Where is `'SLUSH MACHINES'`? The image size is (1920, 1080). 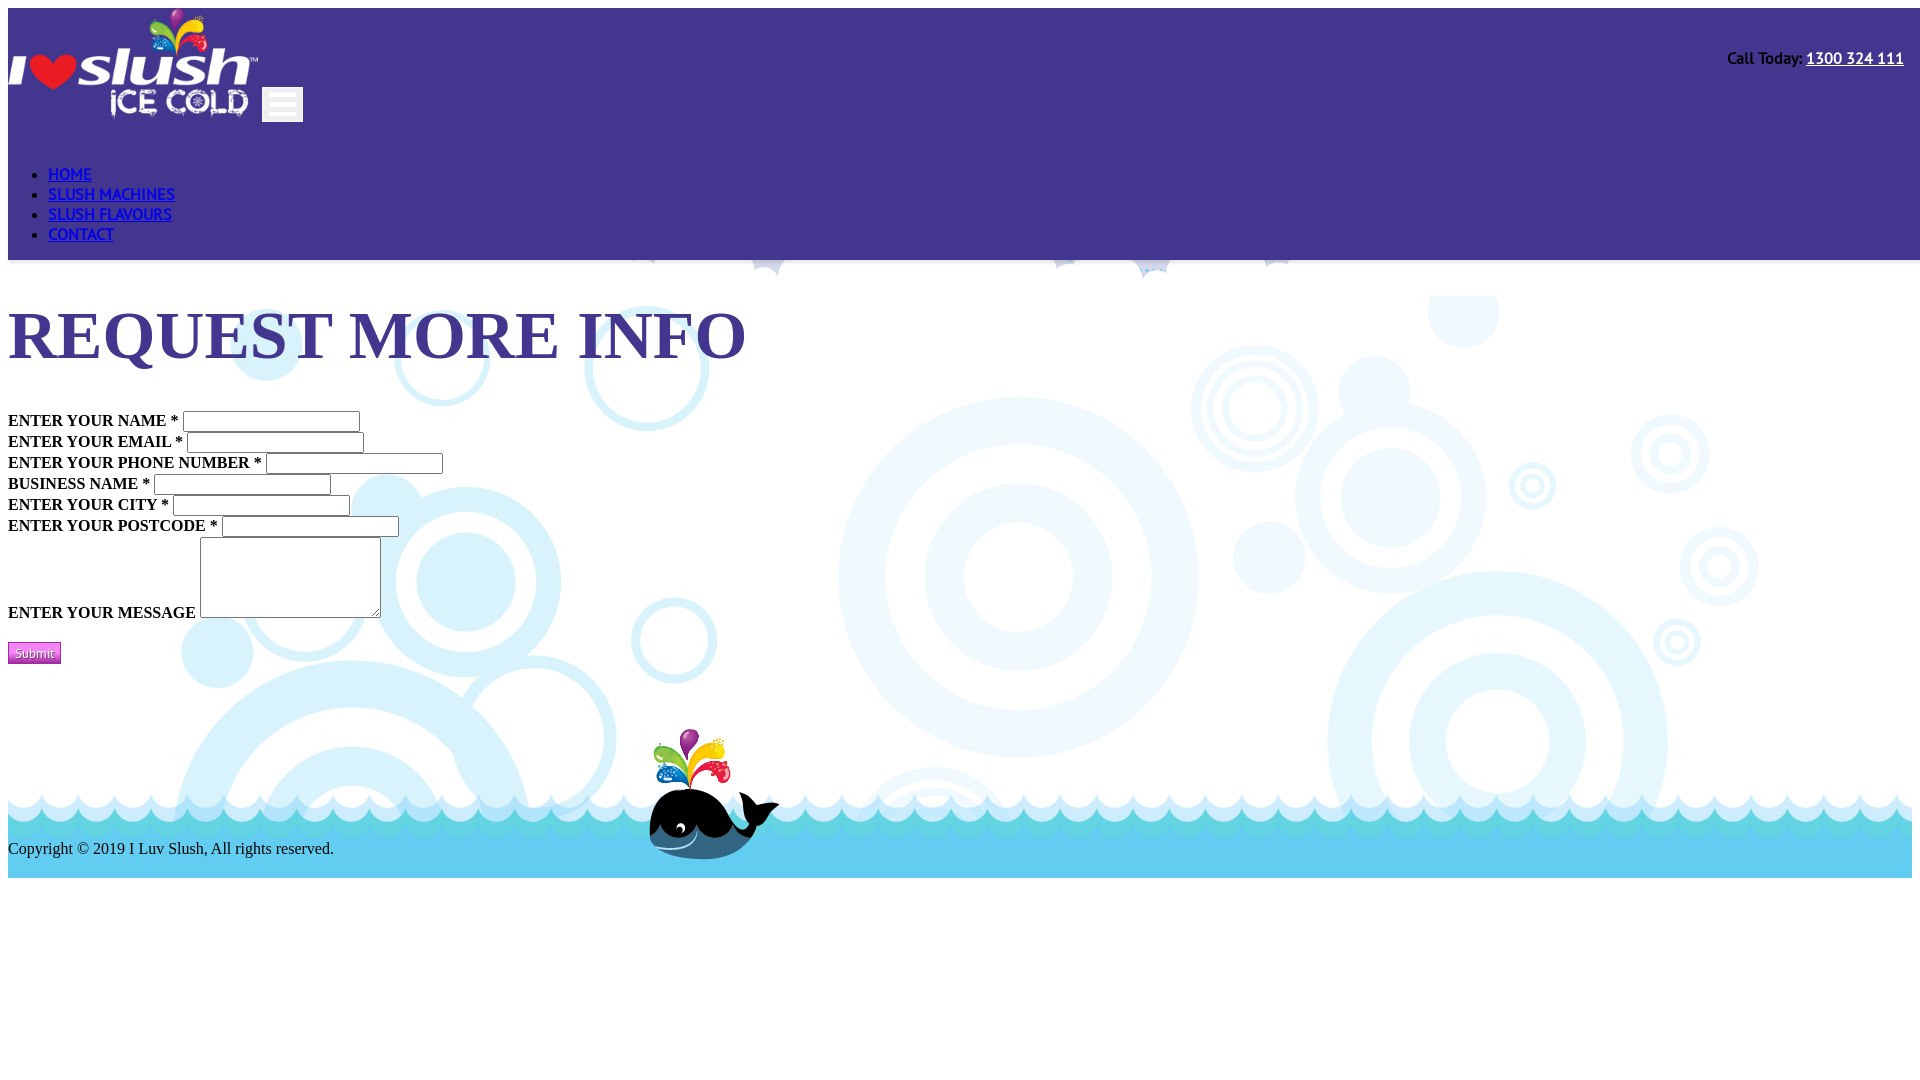
'SLUSH MACHINES' is located at coordinates (110, 193).